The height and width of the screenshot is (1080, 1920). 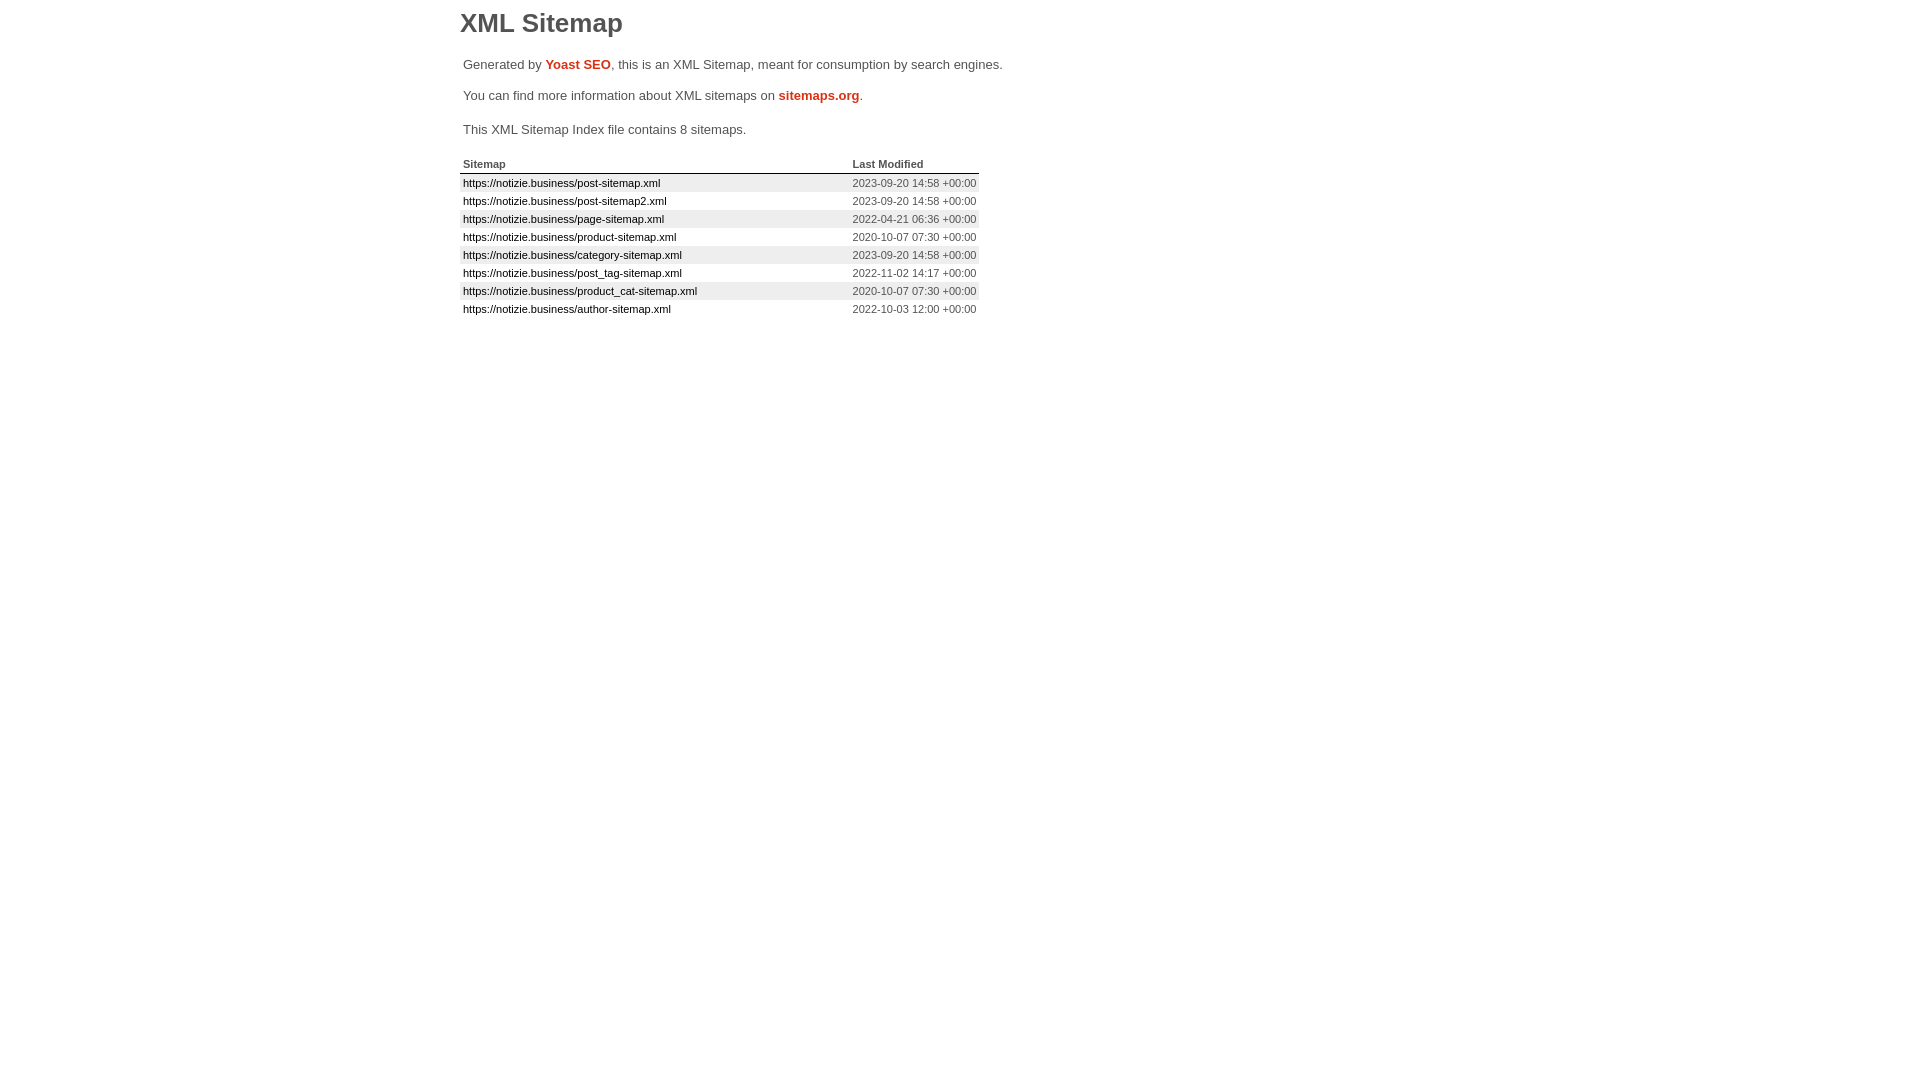 I want to click on 'sitemaps.org', so click(x=819, y=95).